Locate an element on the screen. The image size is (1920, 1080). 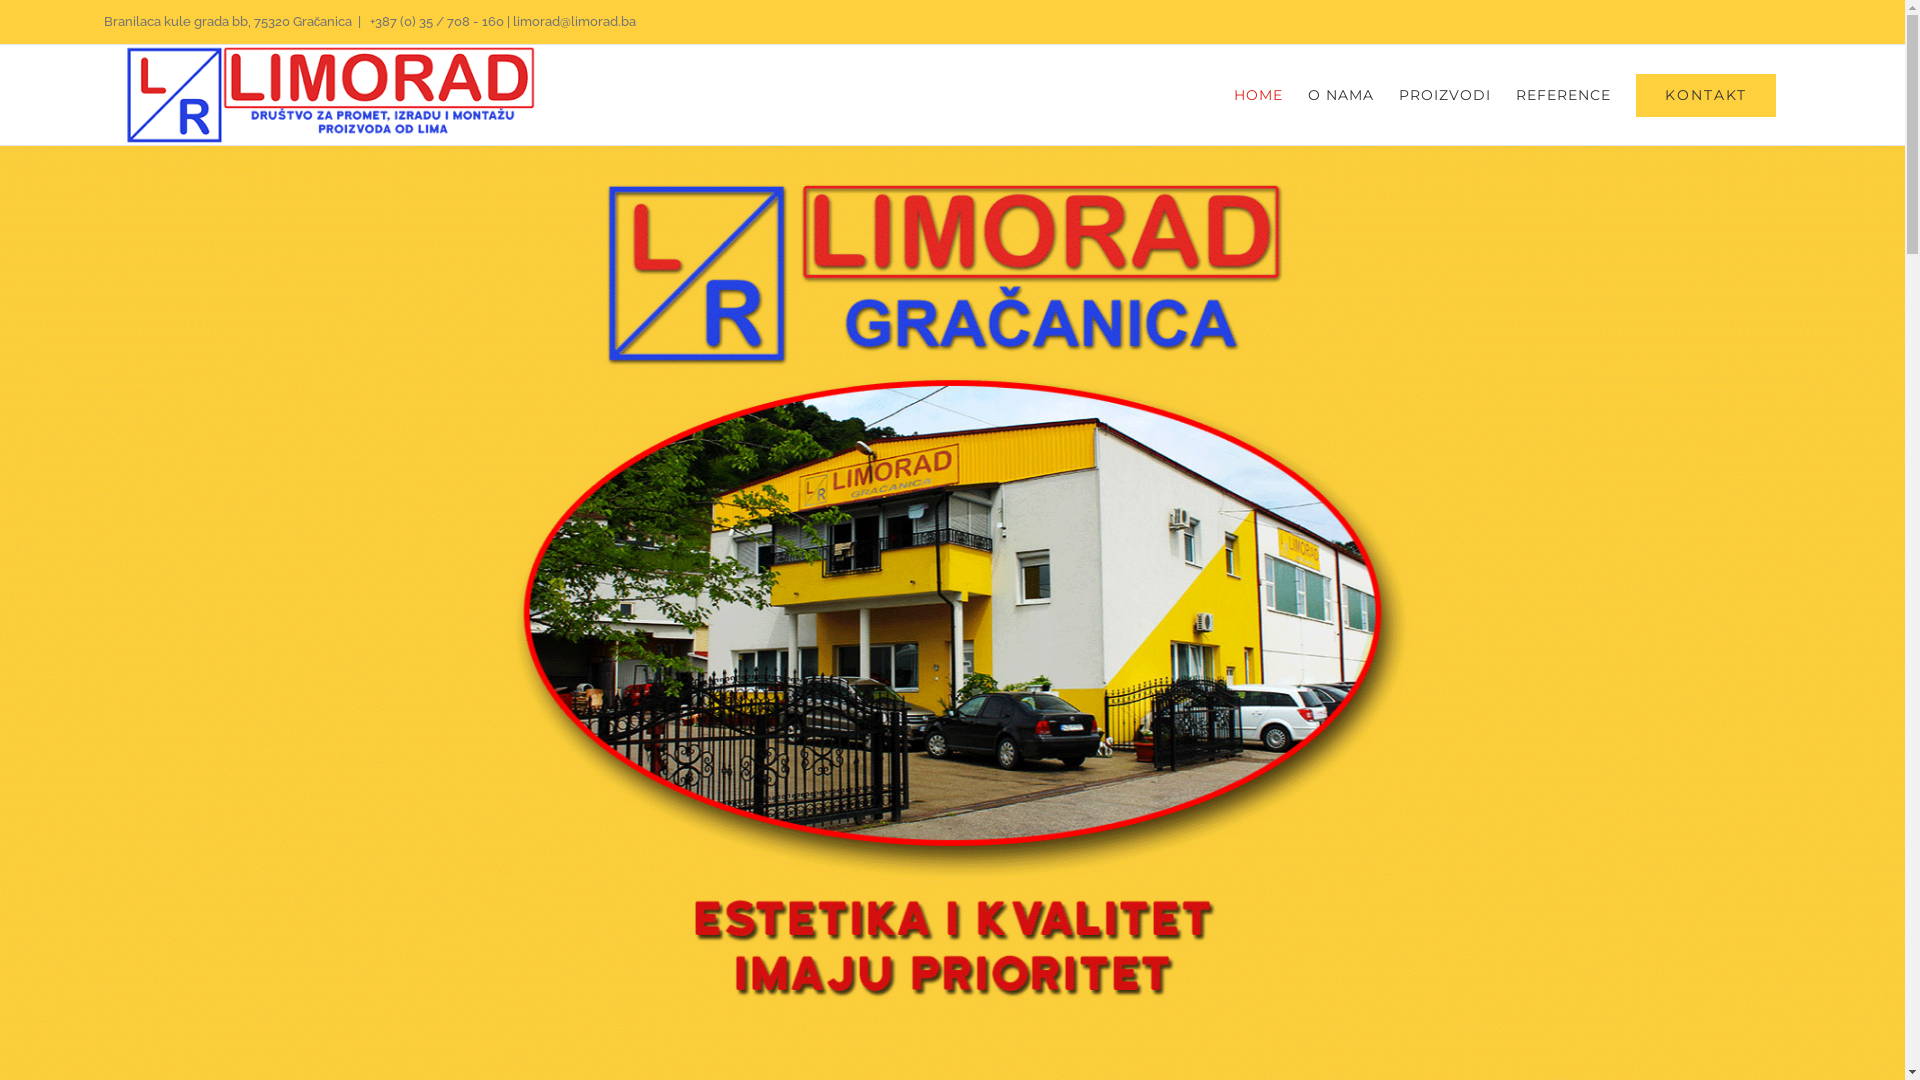
'PROIZVODI' is located at coordinates (1397, 95).